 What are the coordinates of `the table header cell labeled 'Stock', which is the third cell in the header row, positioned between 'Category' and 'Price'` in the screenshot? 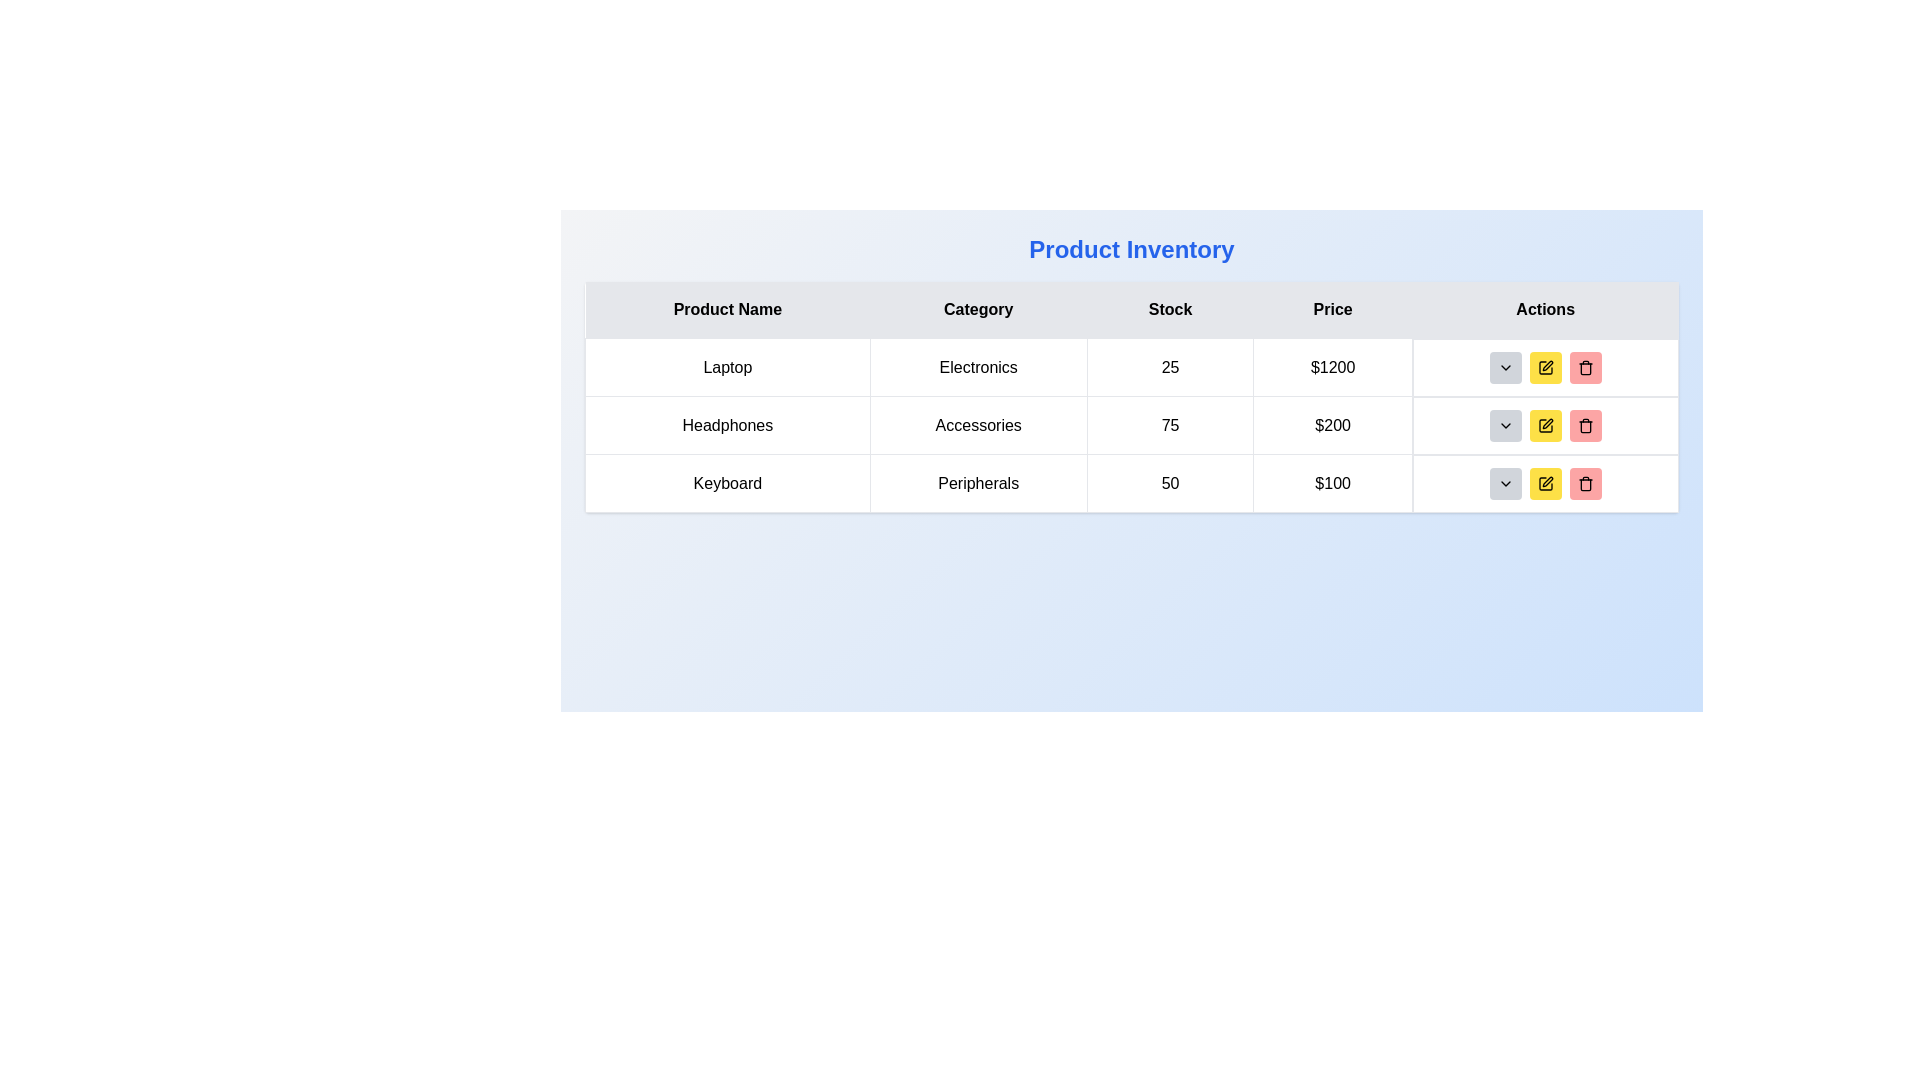 It's located at (1170, 310).